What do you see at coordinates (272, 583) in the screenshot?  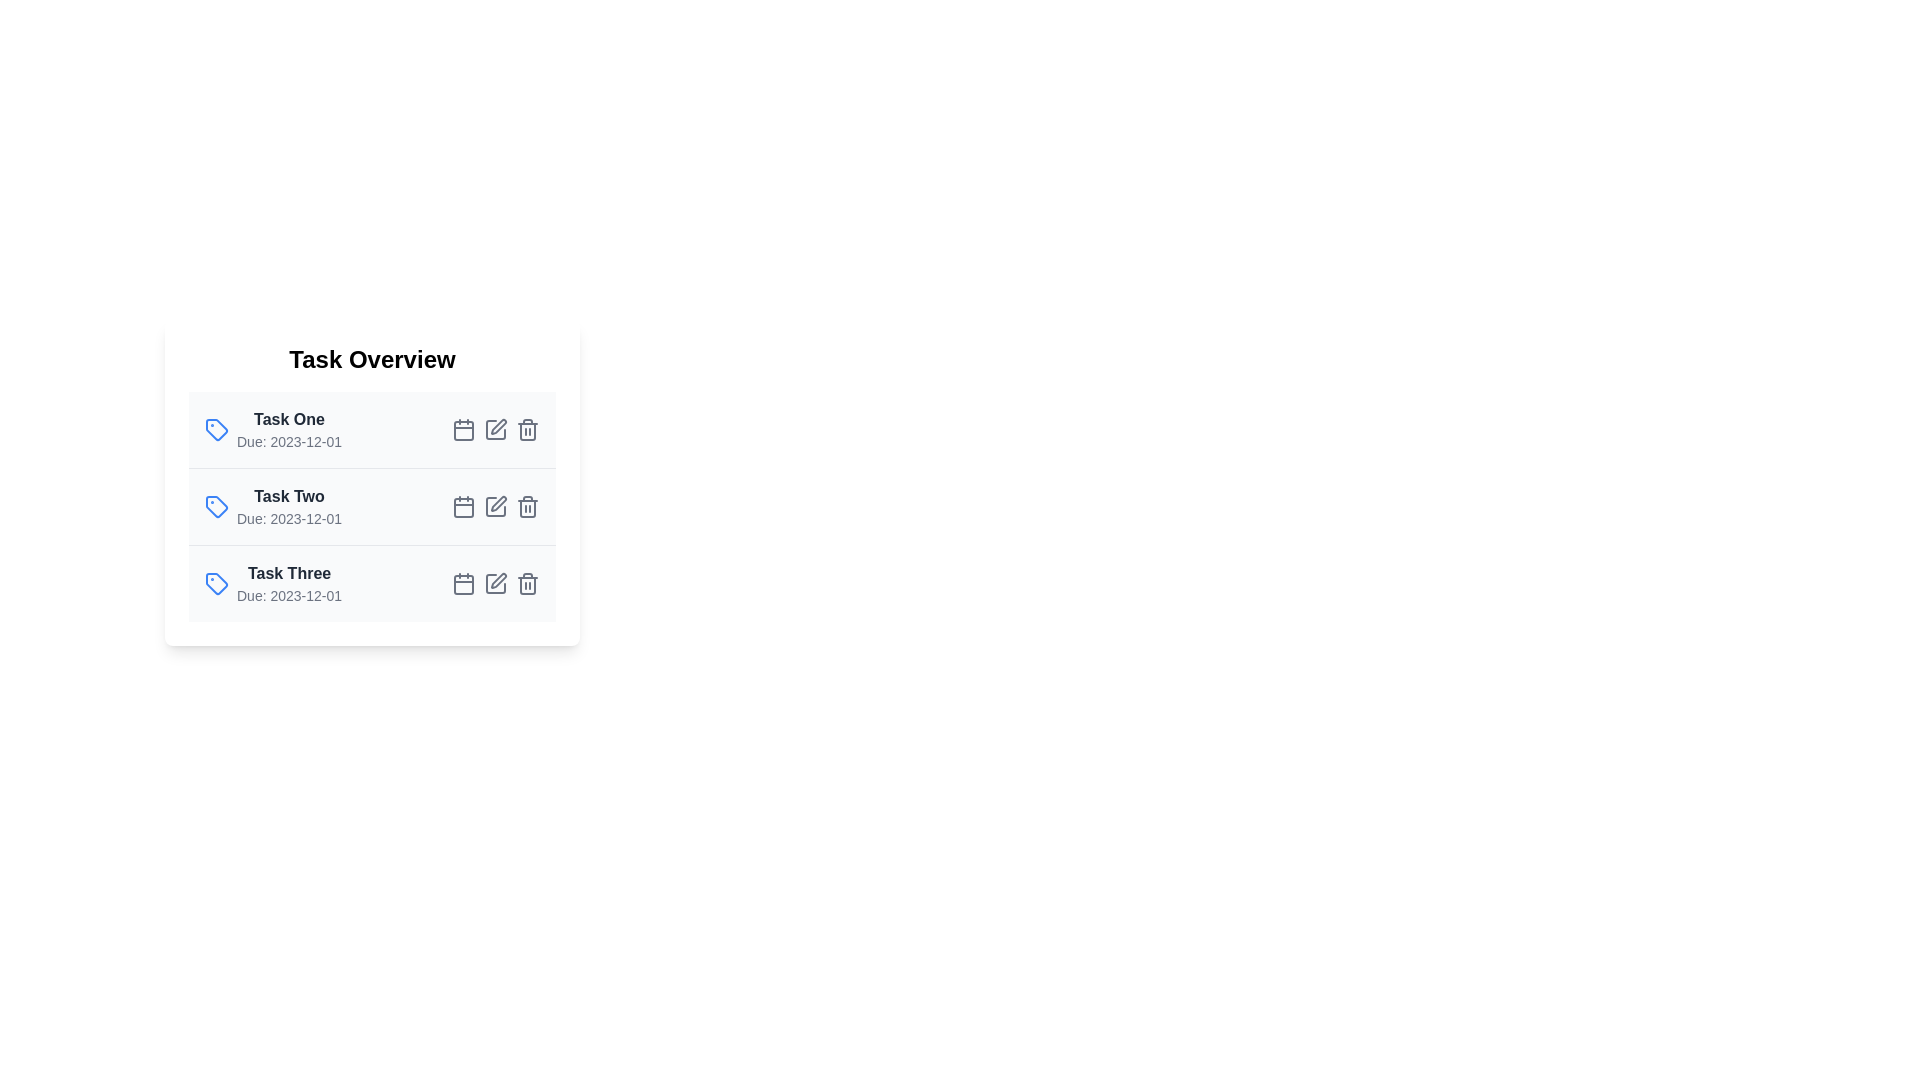 I see `information from the task entry located in the third row of the task management interface, which provides details about the task's name and due date` at bounding box center [272, 583].